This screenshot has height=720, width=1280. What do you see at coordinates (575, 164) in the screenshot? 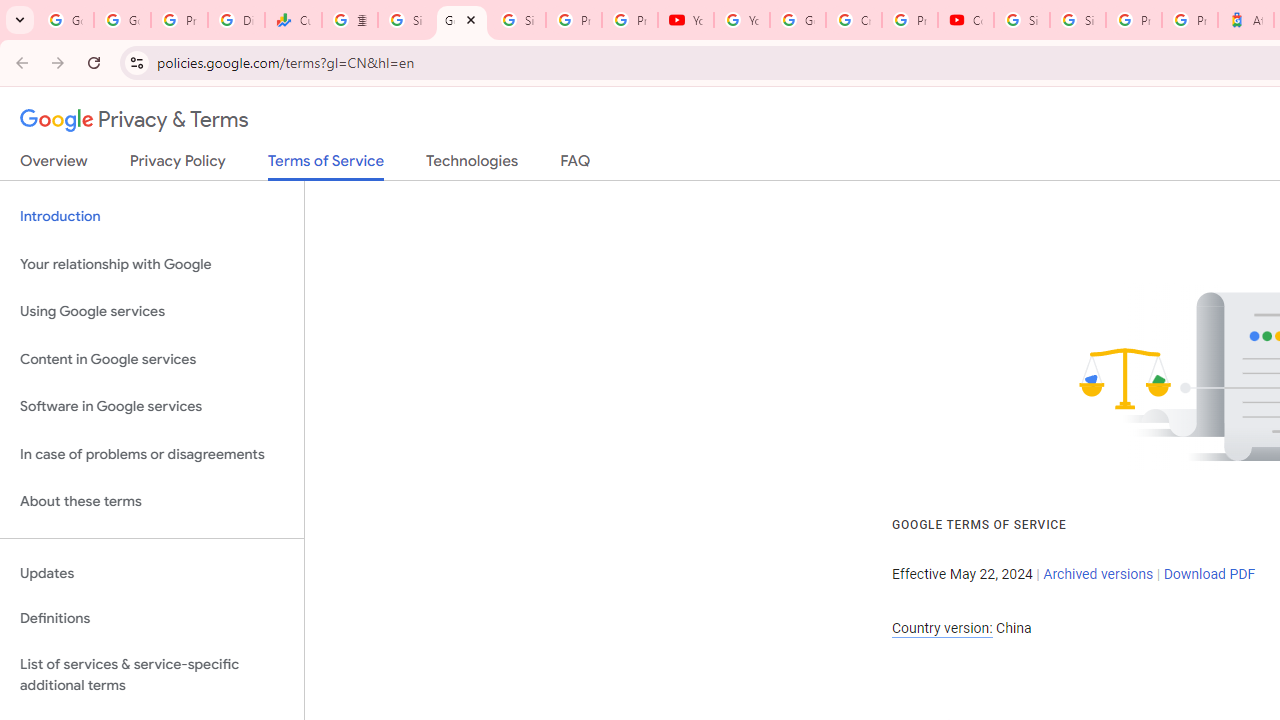
I see `'FAQ'` at bounding box center [575, 164].